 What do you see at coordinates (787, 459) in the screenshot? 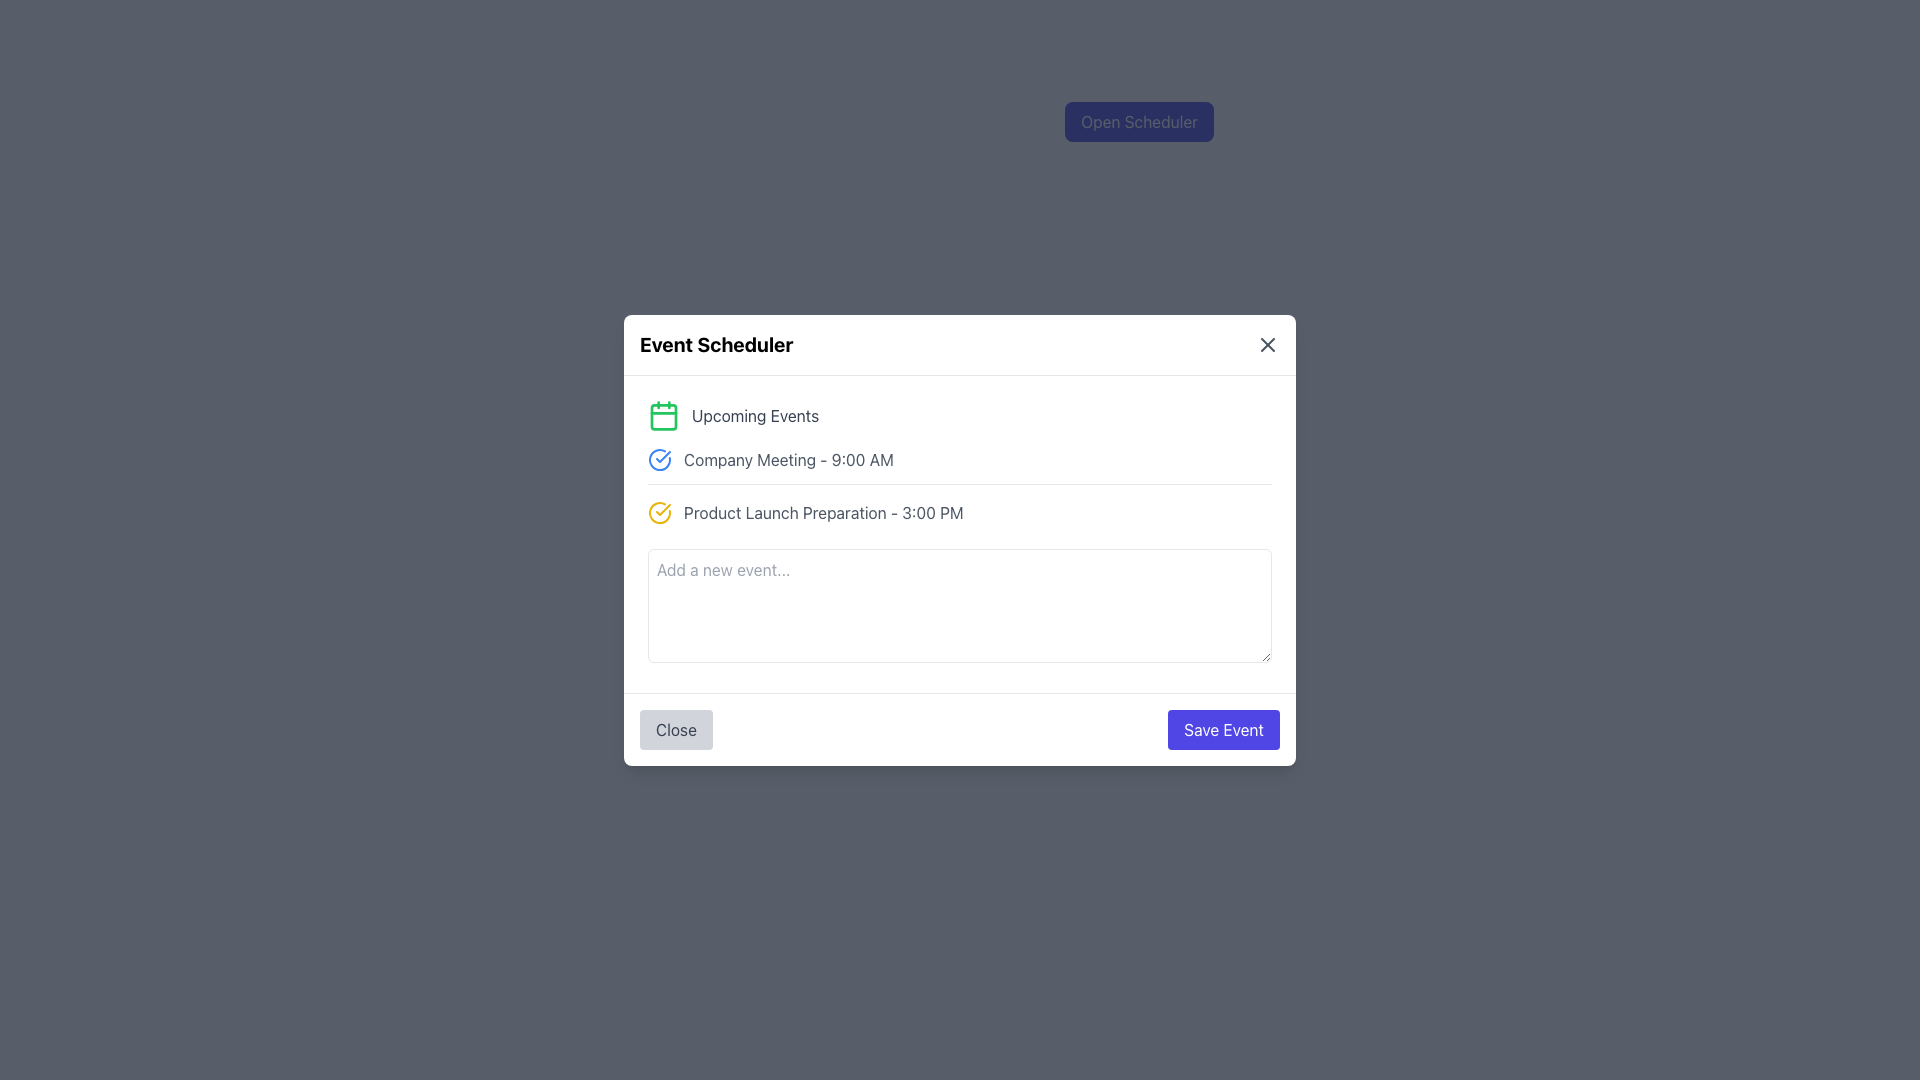
I see `text label that describes the first event's title and scheduled time in the 'Event Scheduler' modal interface, located immediately after a blue circular icon with a check mark` at bounding box center [787, 459].